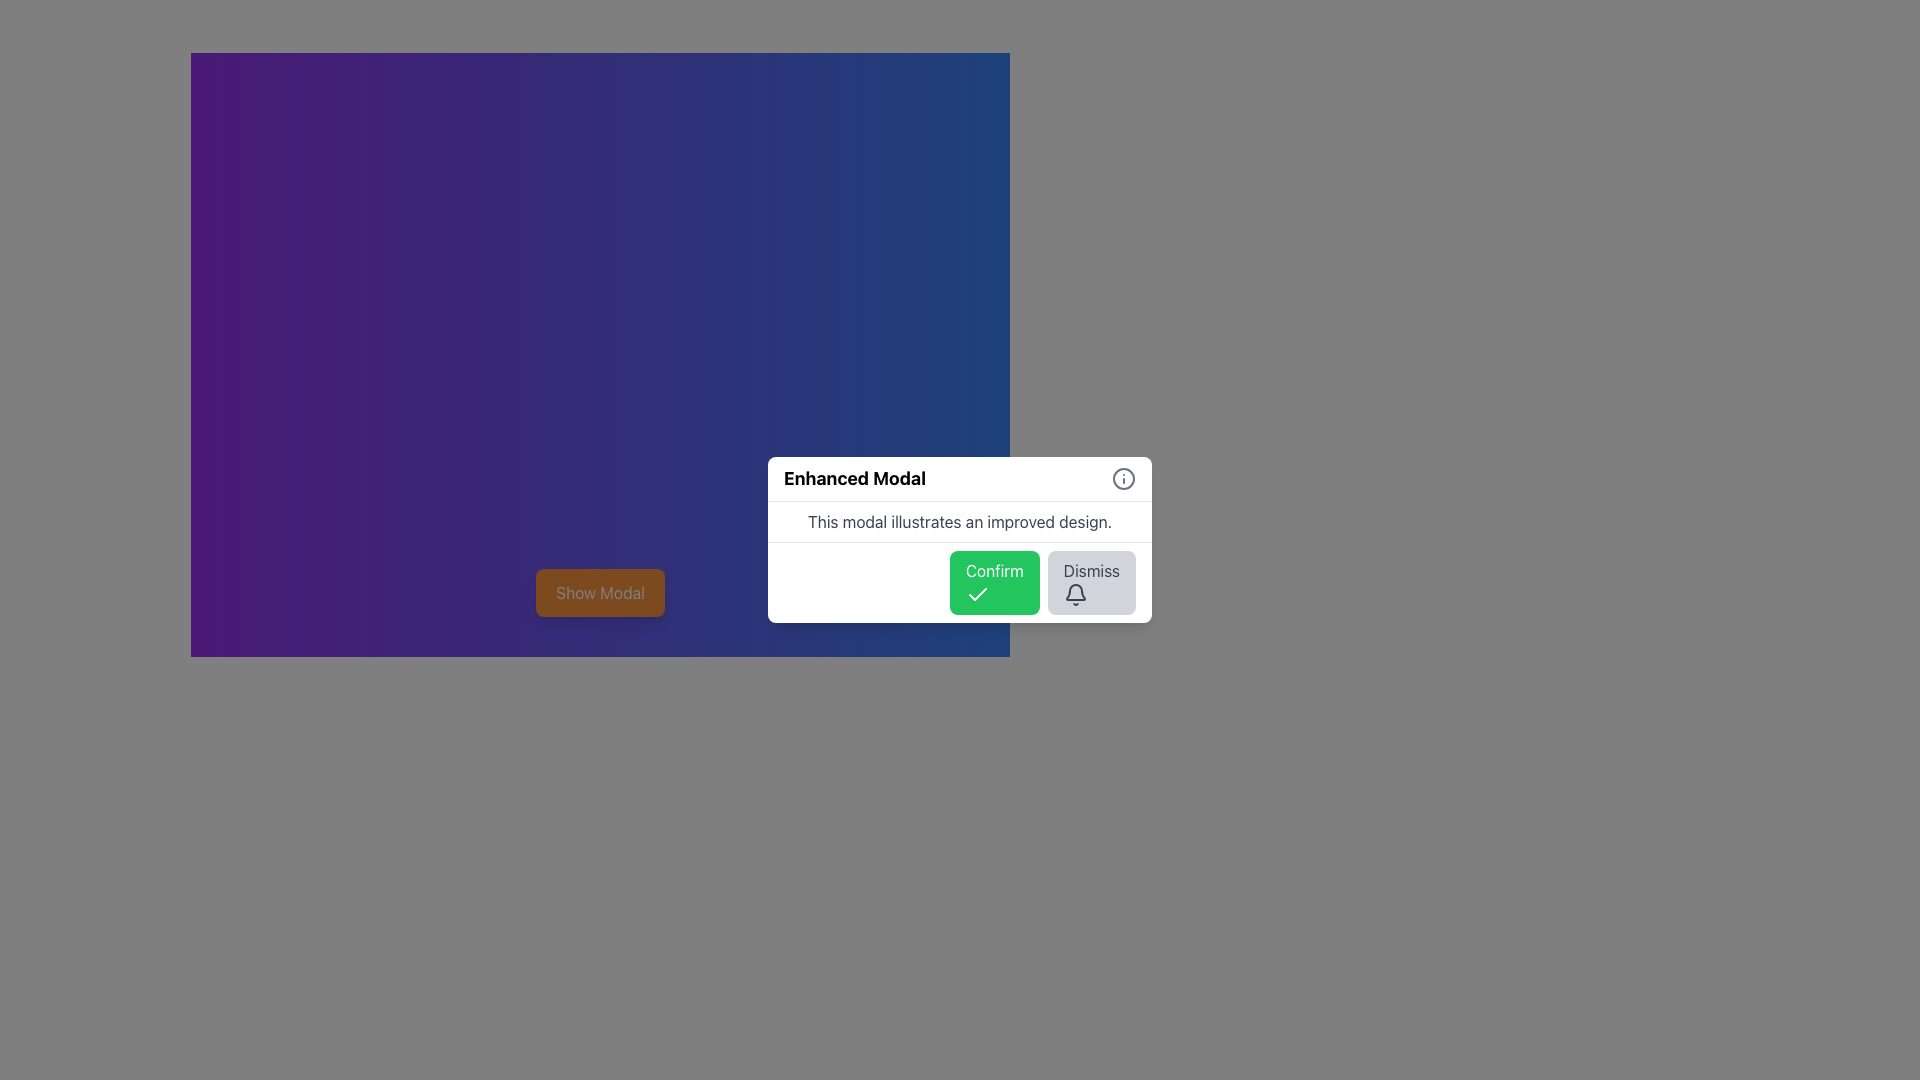 The image size is (1920, 1080). What do you see at coordinates (977, 593) in the screenshot?
I see `the confirmation icon located in the center of the green 'Confirm' button at the bottom-right of the modal interface` at bounding box center [977, 593].